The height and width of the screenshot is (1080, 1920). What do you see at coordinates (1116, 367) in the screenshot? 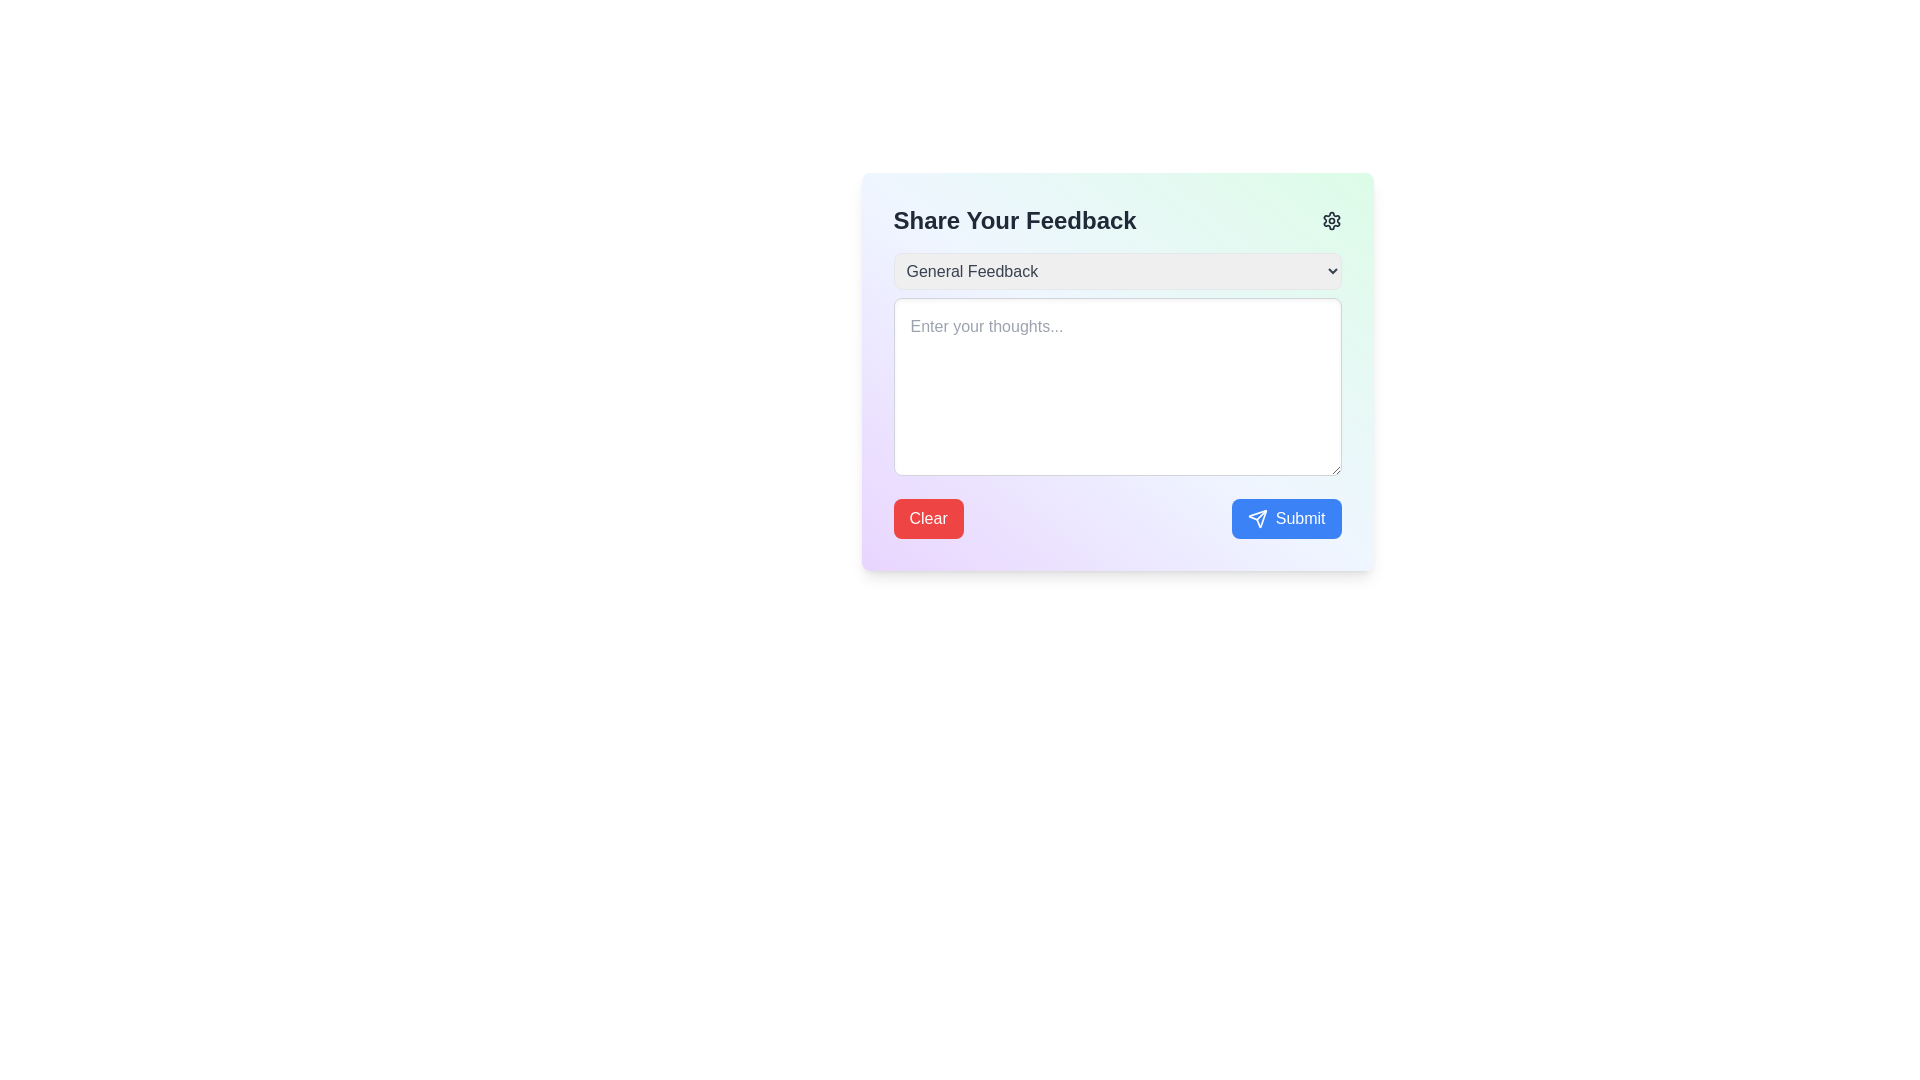
I see `the dropdown selector of the combination input field that displays 'General Feedback'` at bounding box center [1116, 367].